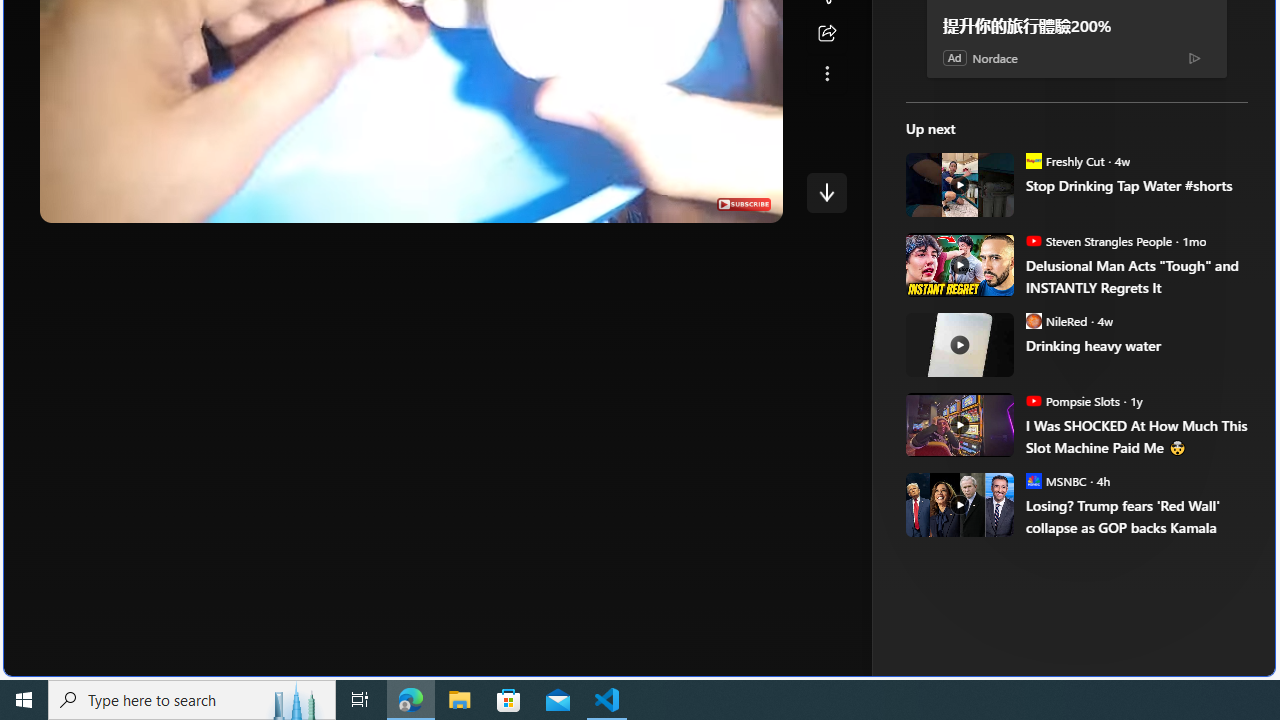 The width and height of the screenshot is (1280, 720). What do you see at coordinates (1200, 659) in the screenshot?
I see `'Feedback'` at bounding box center [1200, 659].